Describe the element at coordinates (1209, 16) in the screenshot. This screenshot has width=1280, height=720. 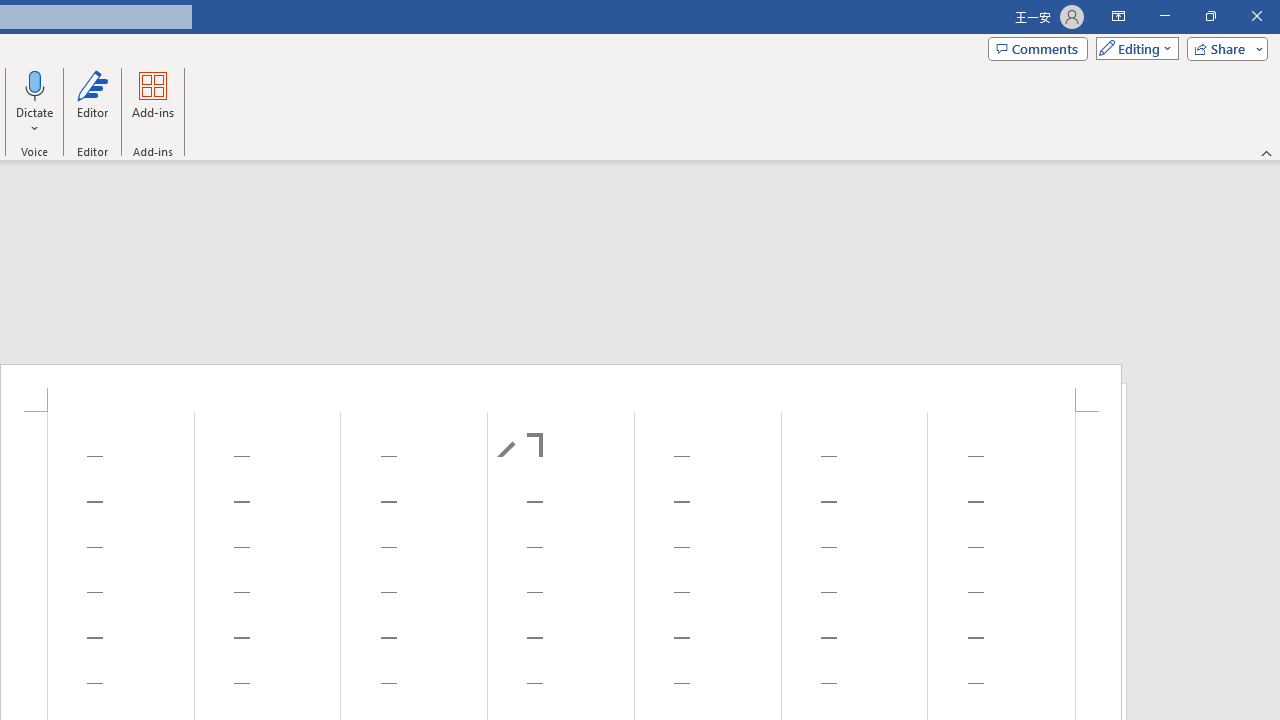
I see `'Restore Down'` at that location.